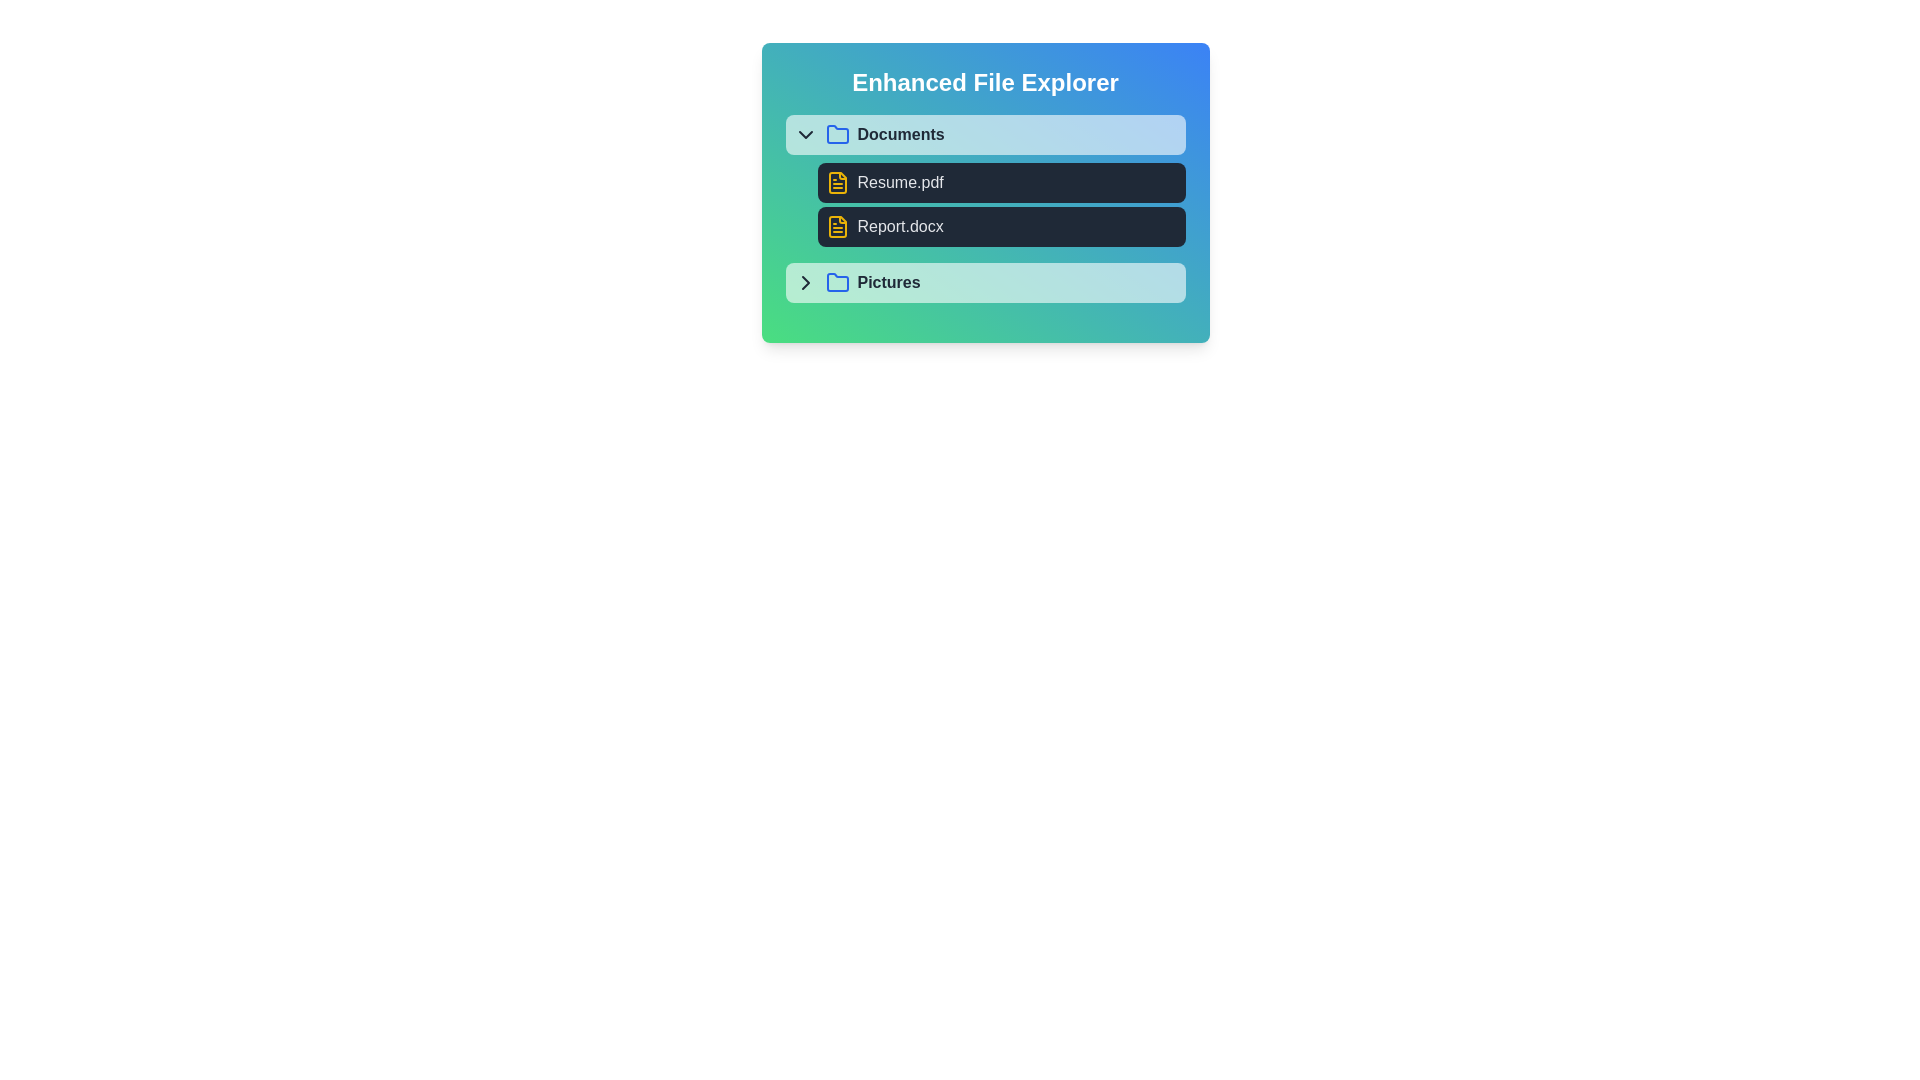  What do you see at coordinates (1001, 182) in the screenshot?
I see `the file Resume.pdf to view its details` at bounding box center [1001, 182].